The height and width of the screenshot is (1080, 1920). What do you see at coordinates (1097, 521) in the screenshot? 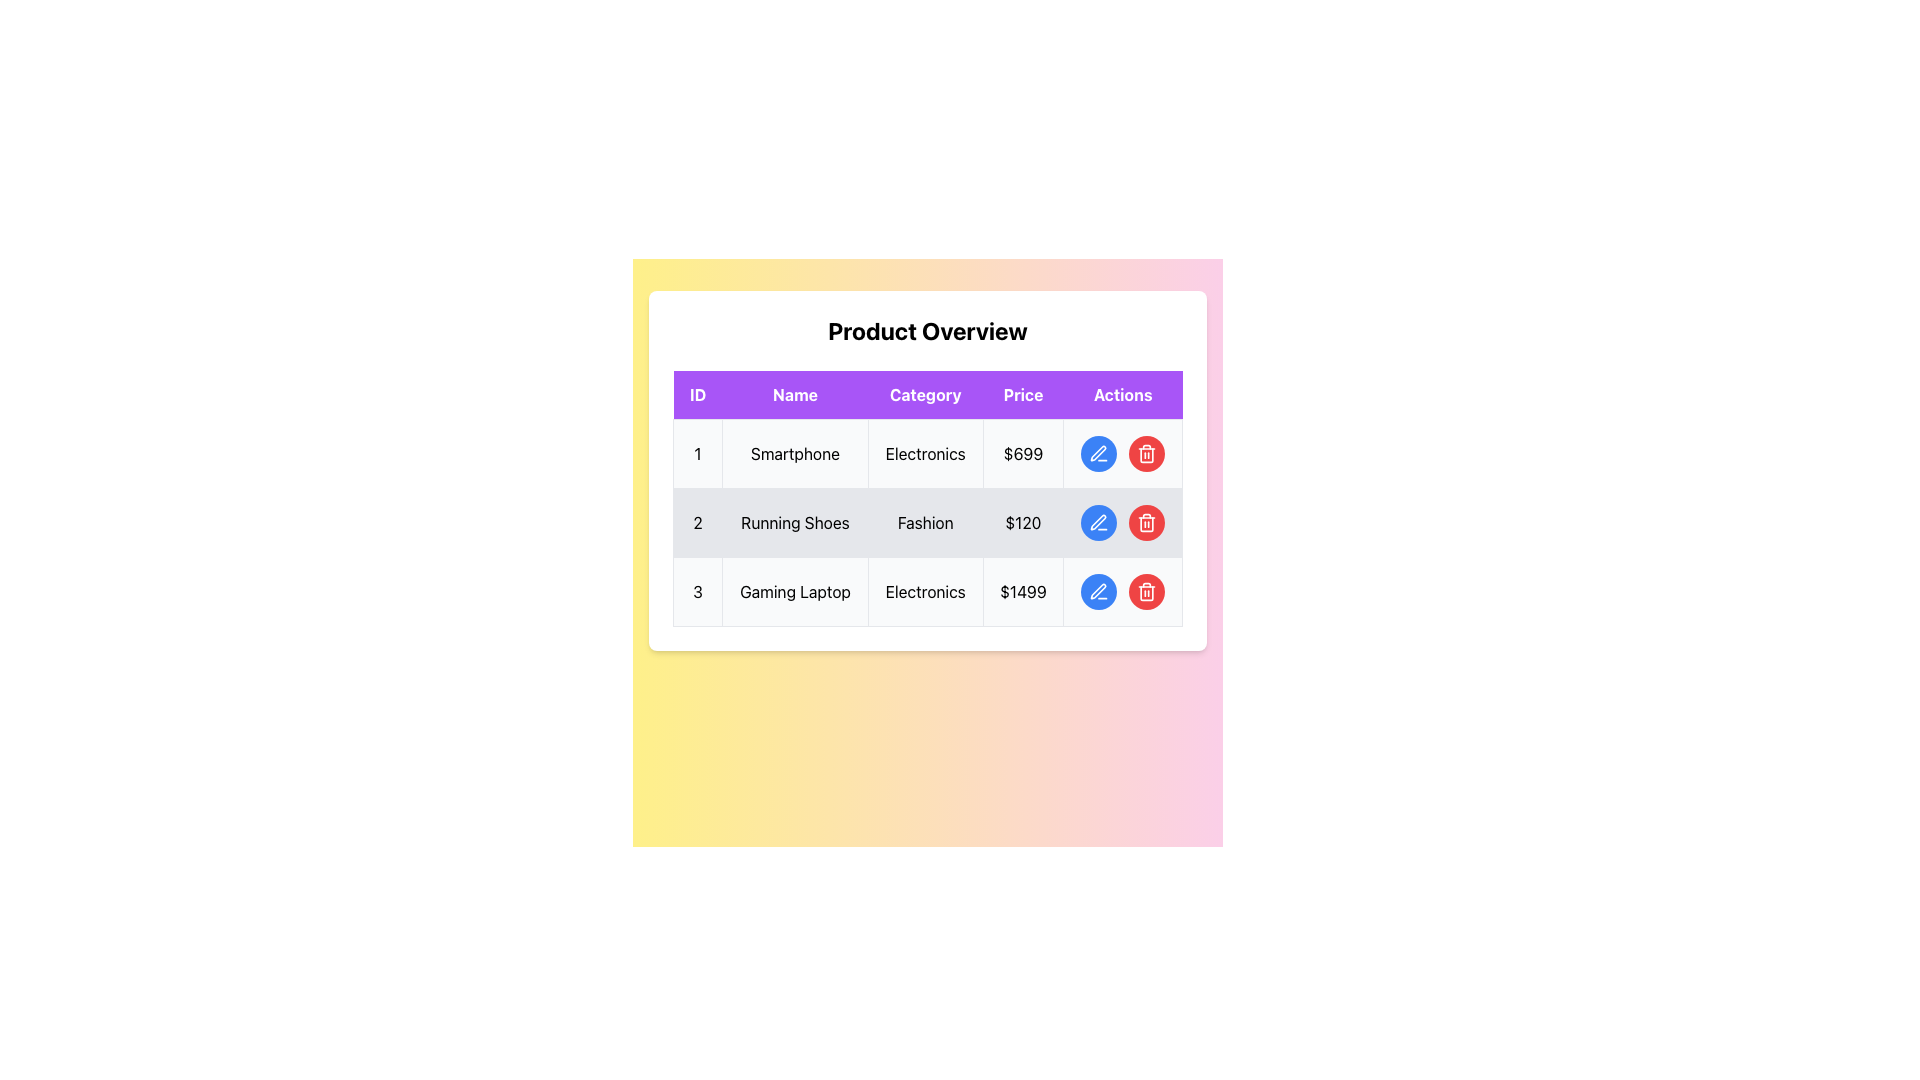
I see `the pen icon in the 'Actions' column of the table row for 'Running Shoes', which signifies editing functionality` at bounding box center [1097, 521].